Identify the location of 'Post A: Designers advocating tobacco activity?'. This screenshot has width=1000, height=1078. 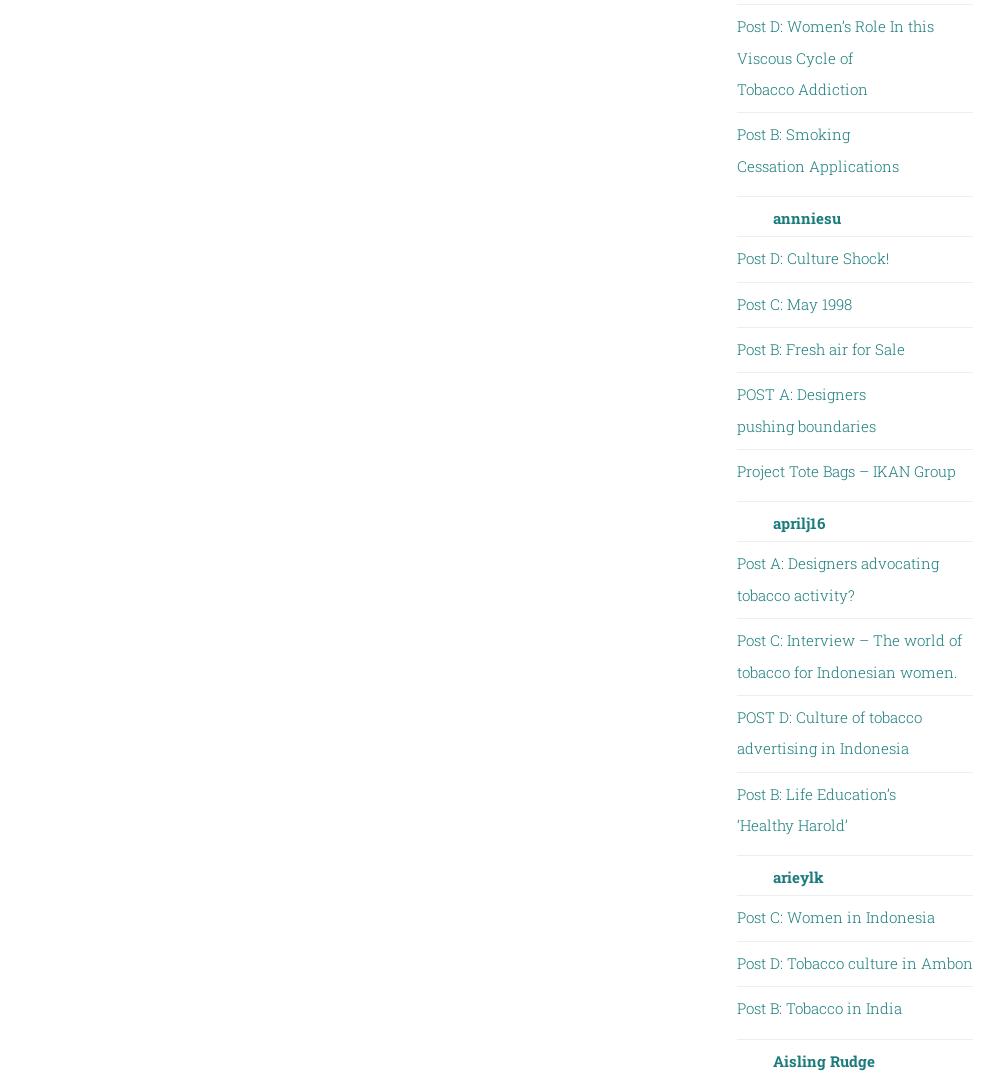
(836, 578).